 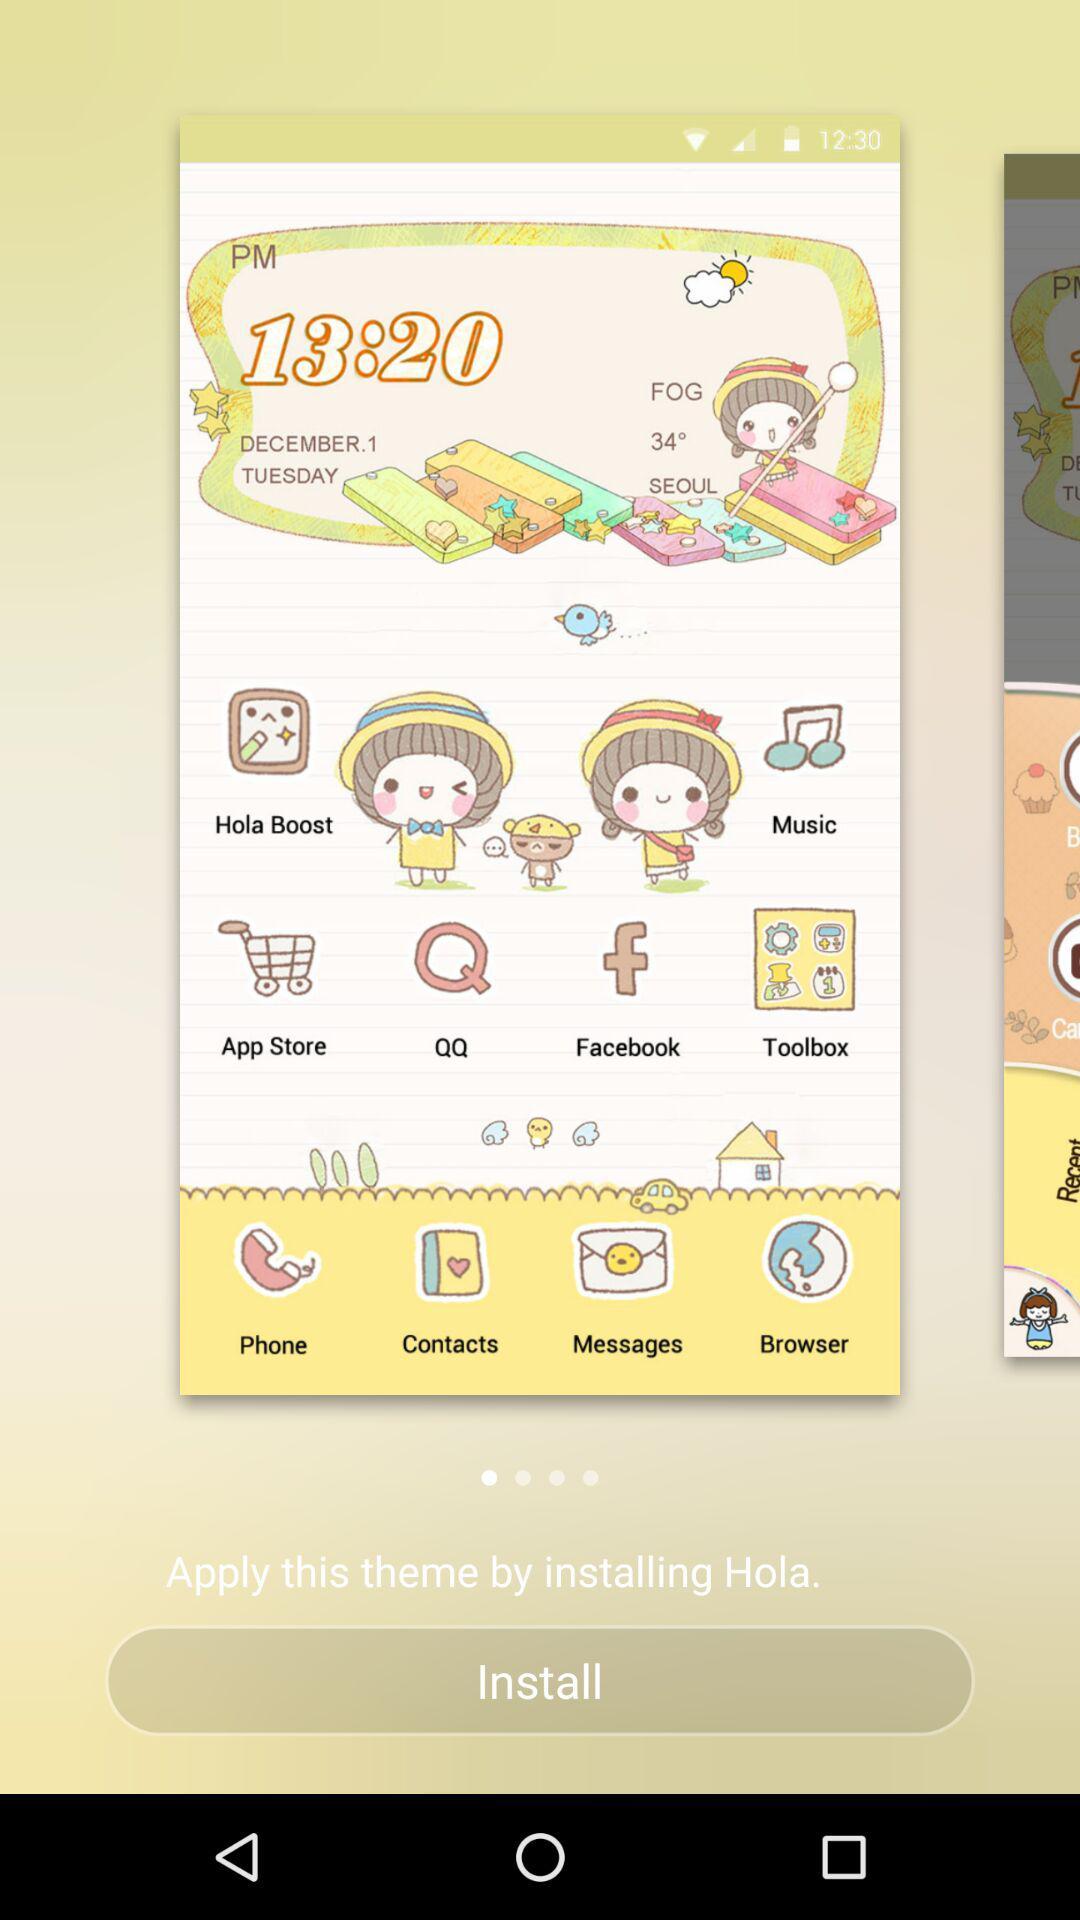 I want to click on the app above the apply this theme app, so click(x=522, y=1477).